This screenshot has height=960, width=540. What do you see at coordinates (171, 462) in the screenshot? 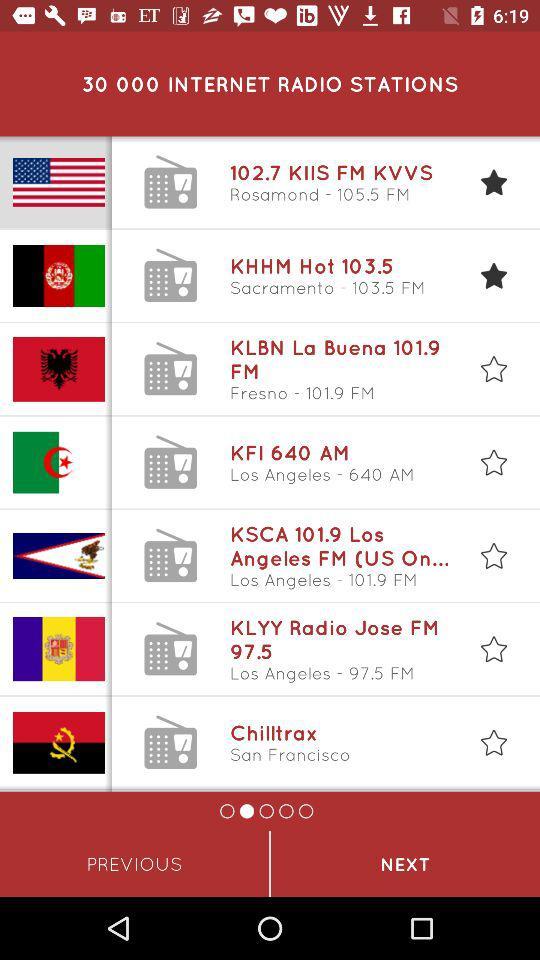
I see `the 4th landline icon` at bounding box center [171, 462].